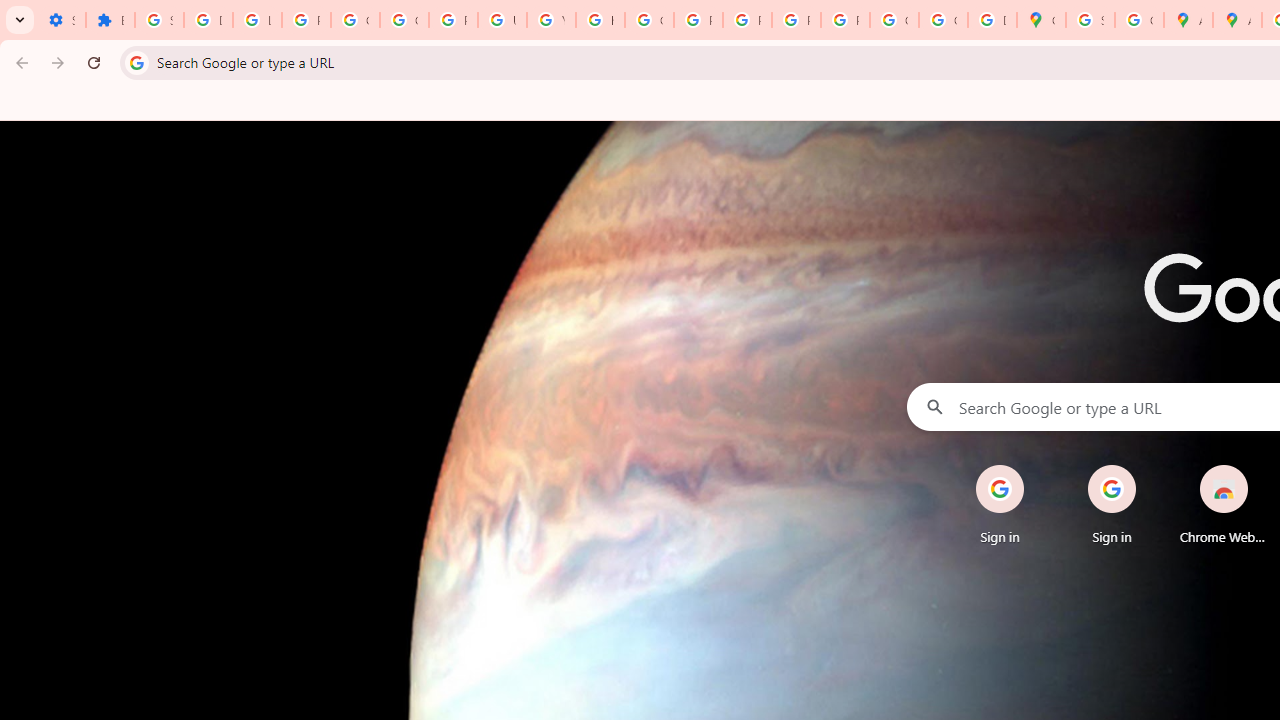 Image resolution: width=1280 pixels, height=720 pixels. Describe the element at coordinates (61, 20) in the screenshot. I see `'Settings - On startup'` at that location.